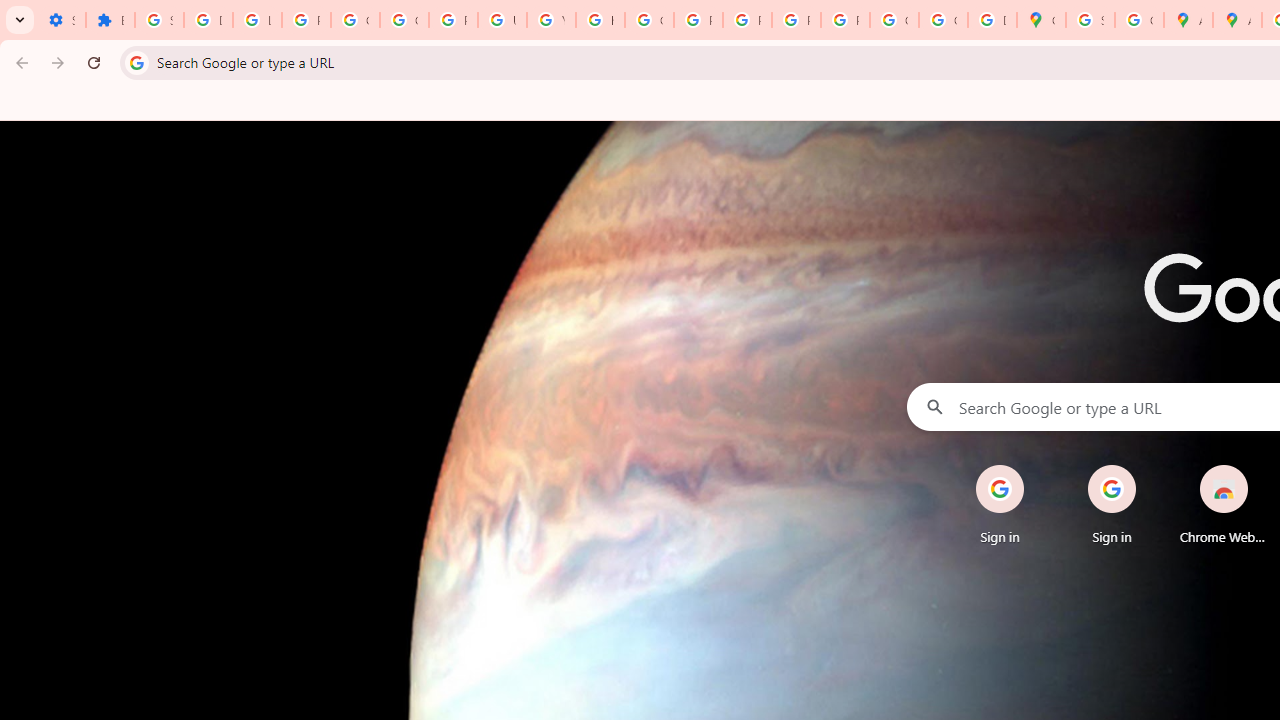 Image resolution: width=1280 pixels, height=720 pixels. Describe the element at coordinates (61, 20) in the screenshot. I see `'Settings - On startup'` at that location.